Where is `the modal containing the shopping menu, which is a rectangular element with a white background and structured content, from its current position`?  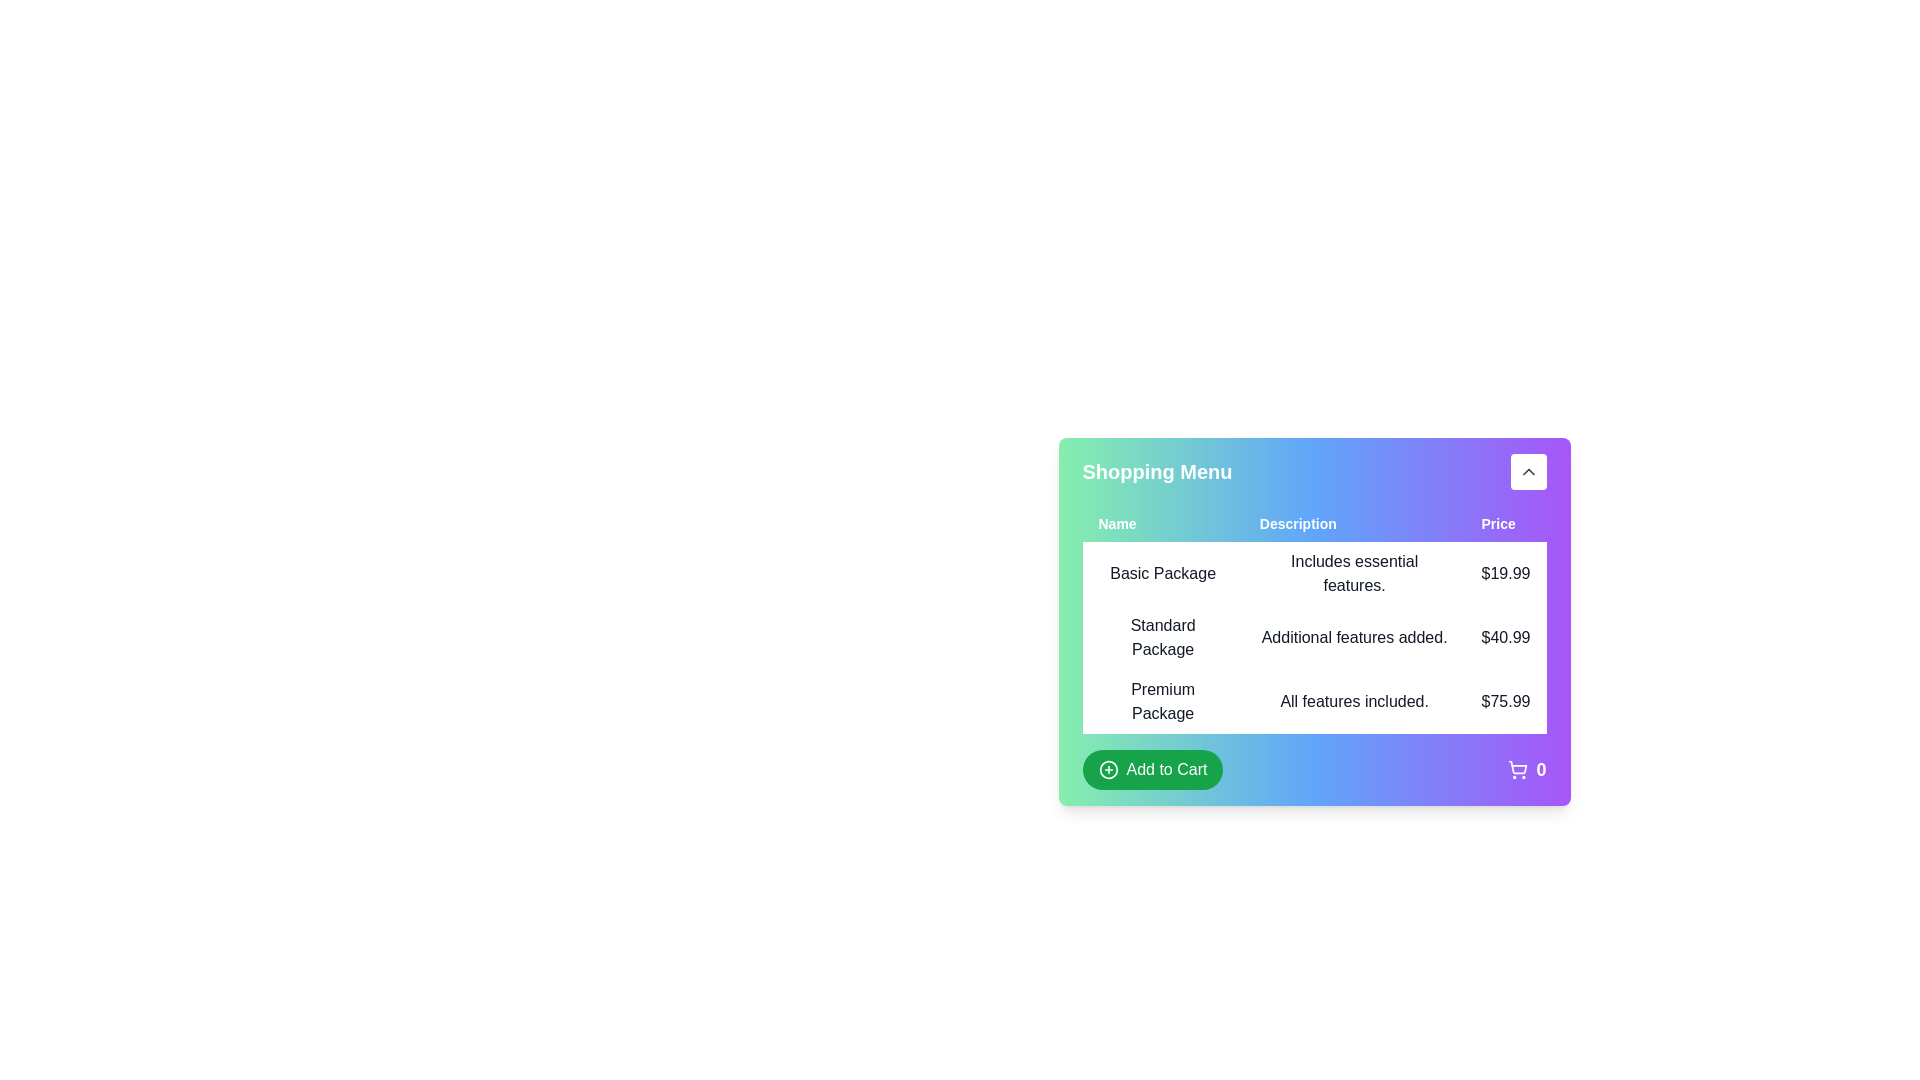 the modal containing the shopping menu, which is a rectangular element with a white background and structured content, from its current position is located at coordinates (1314, 675).